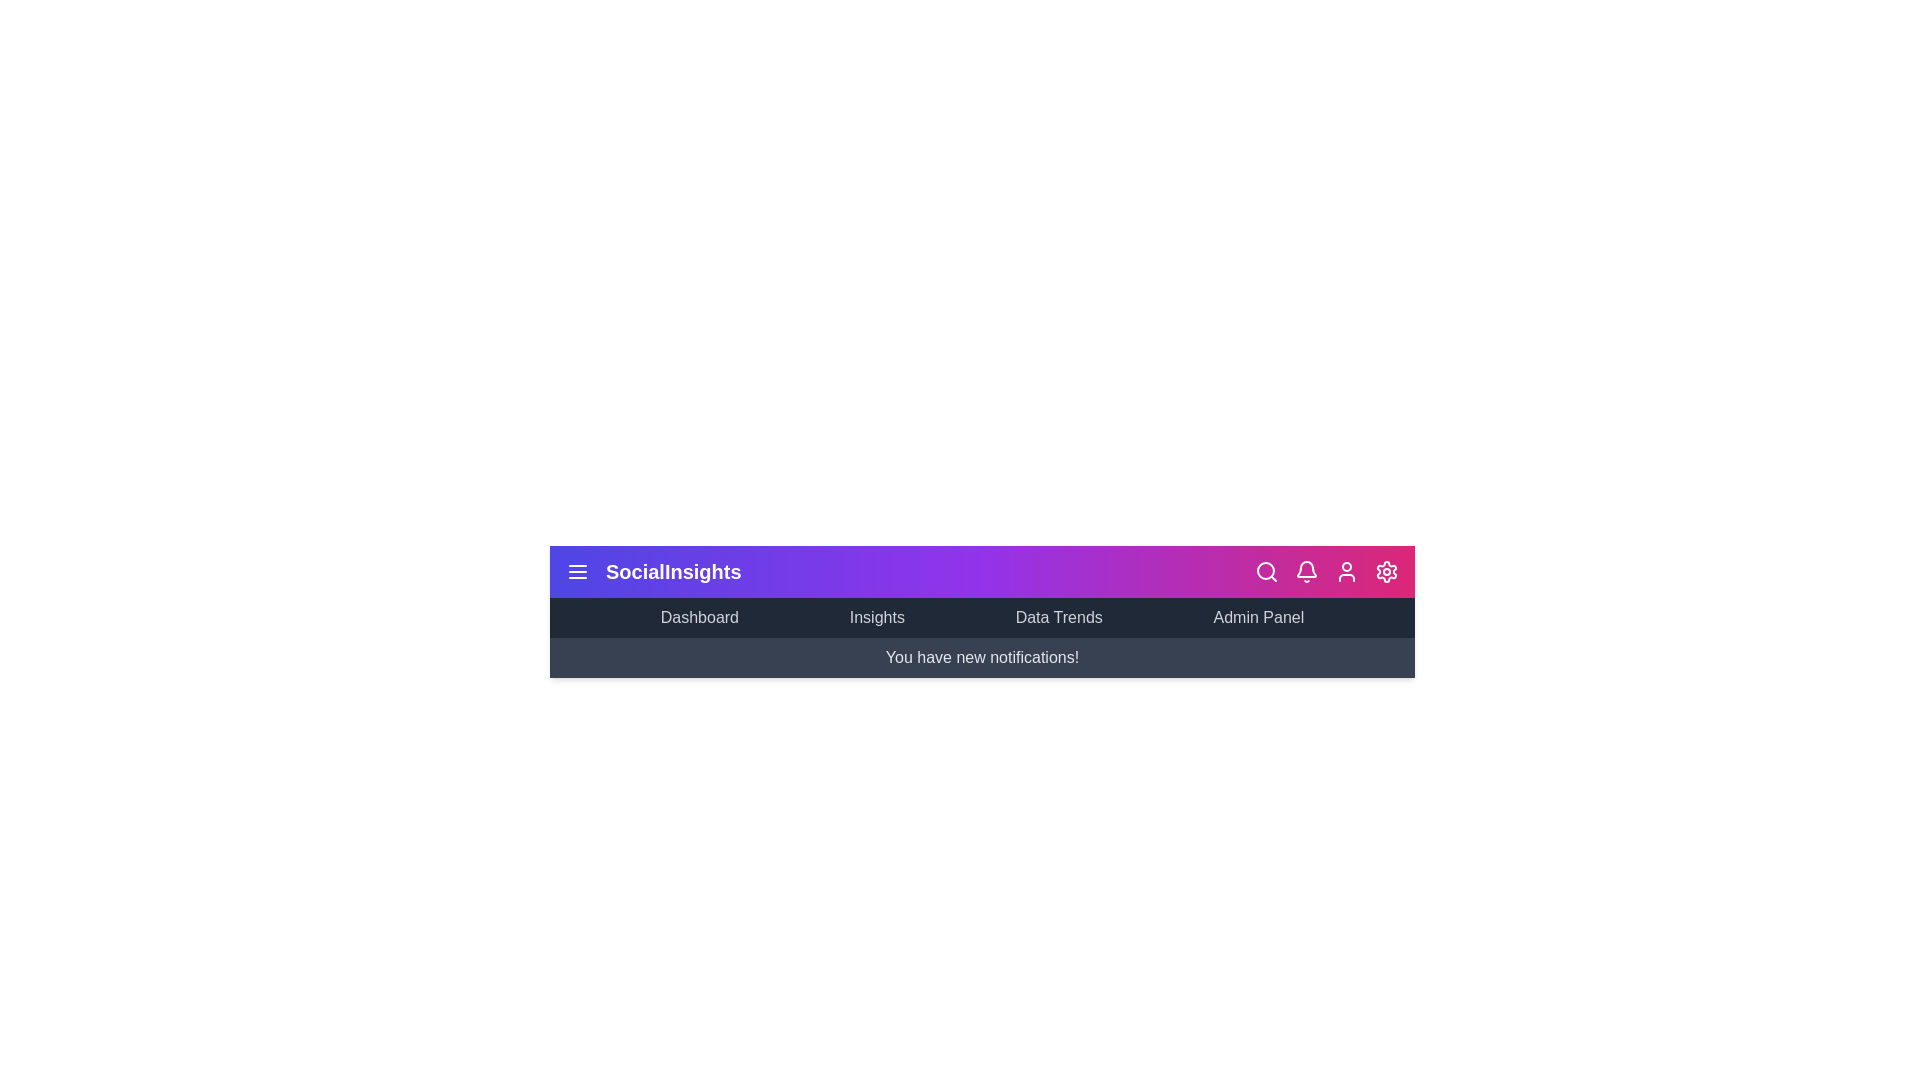 Image resolution: width=1920 pixels, height=1080 pixels. I want to click on the 'Settings' icon to open the settings menu, so click(1386, 571).